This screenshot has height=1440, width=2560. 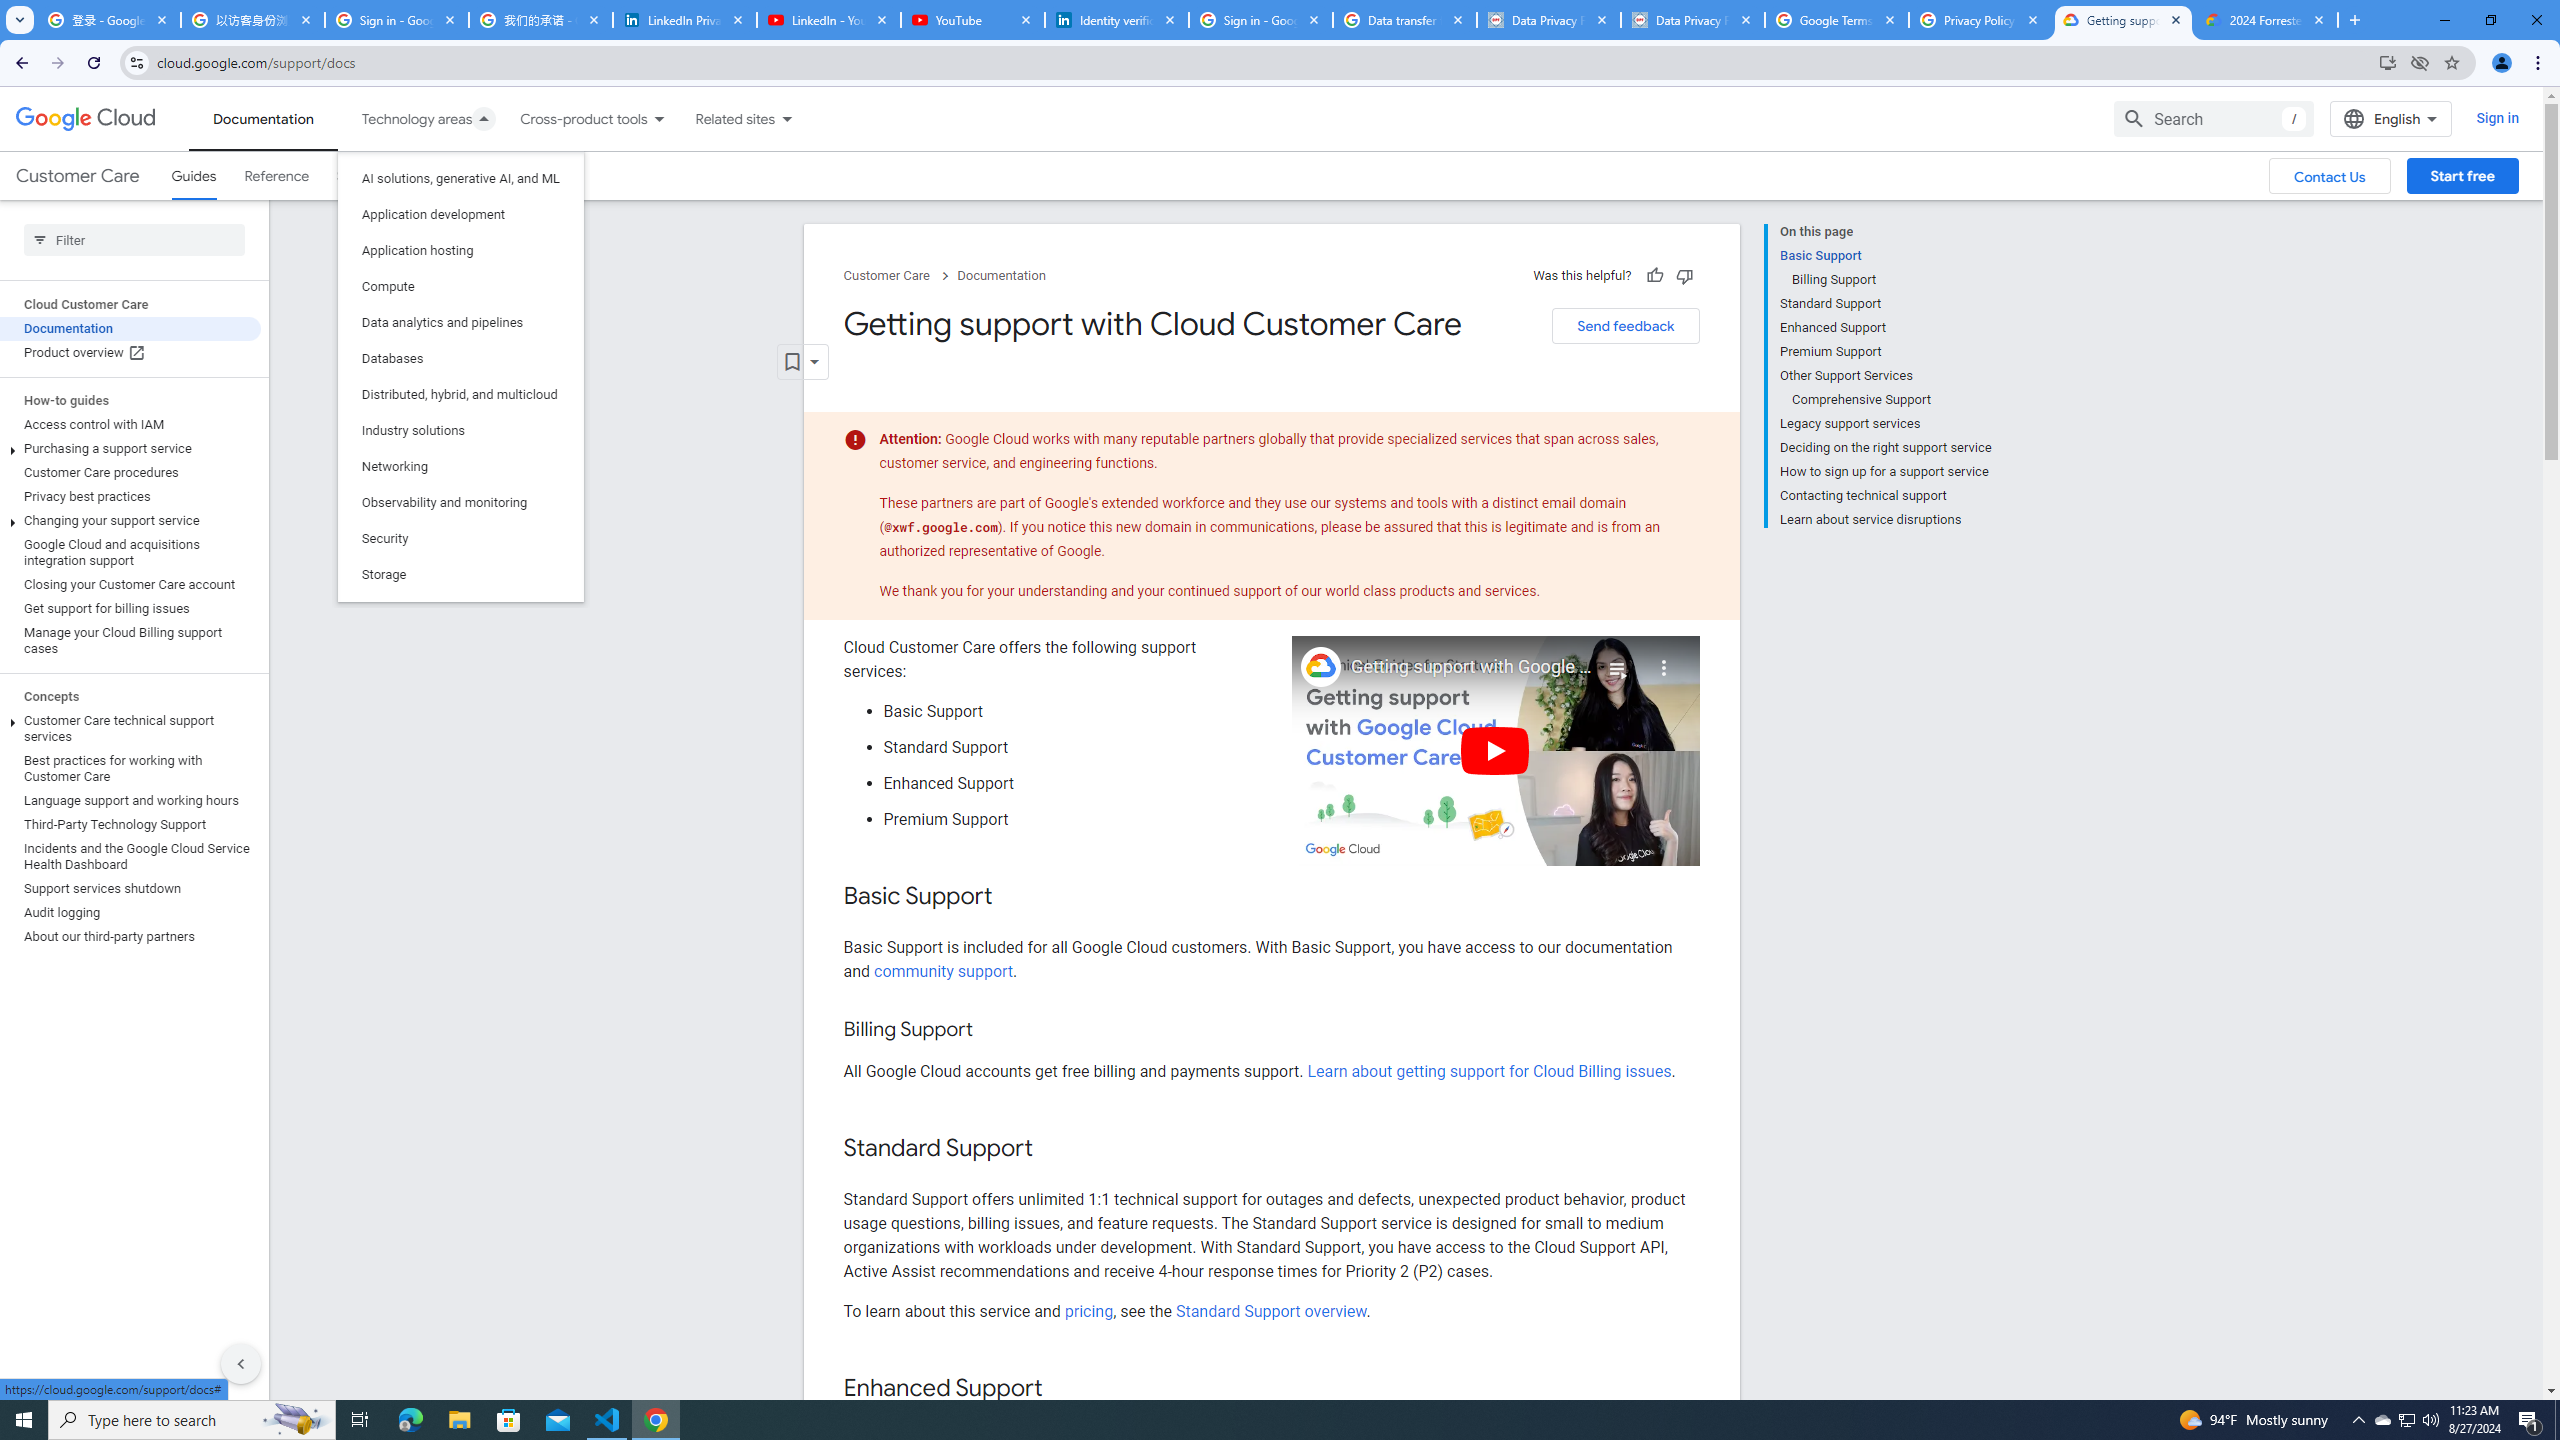 What do you see at coordinates (395, 19) in the screenshot?
I see `'Sign in - Google Accounts'` at bounding box center [395, 19].